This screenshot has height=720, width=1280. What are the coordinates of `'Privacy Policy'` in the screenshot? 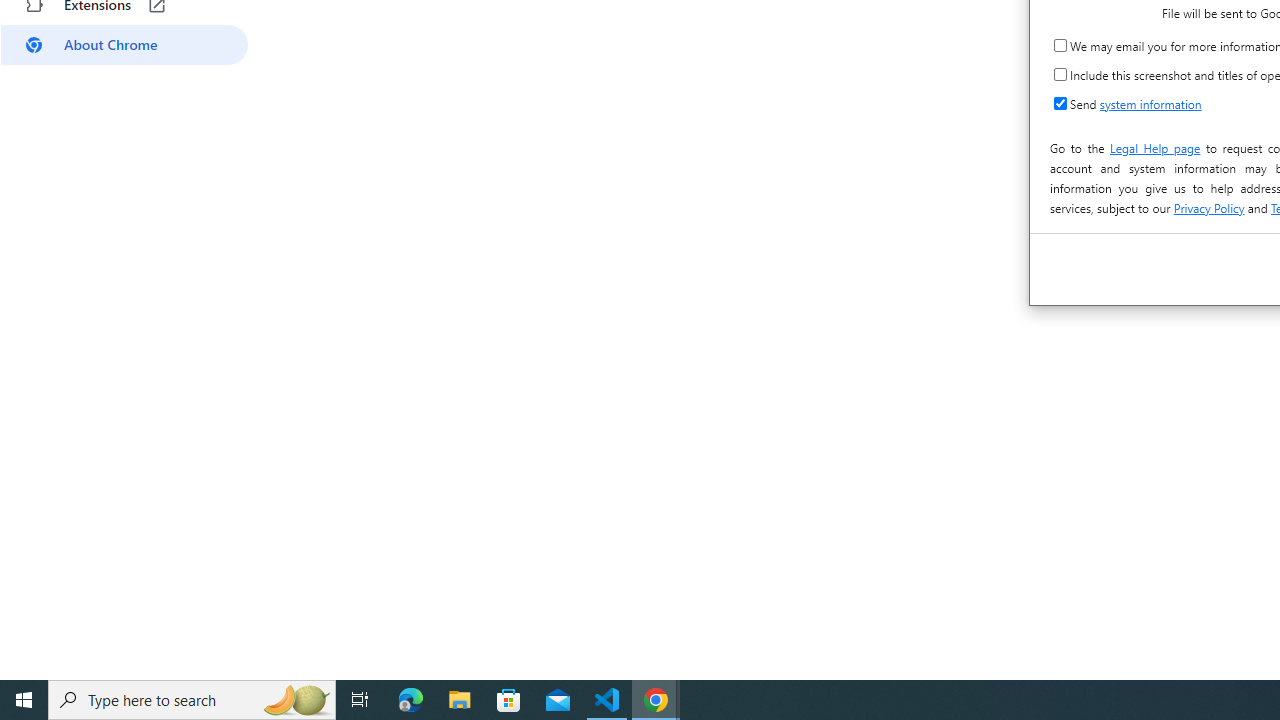 It's located at (1207, 208).